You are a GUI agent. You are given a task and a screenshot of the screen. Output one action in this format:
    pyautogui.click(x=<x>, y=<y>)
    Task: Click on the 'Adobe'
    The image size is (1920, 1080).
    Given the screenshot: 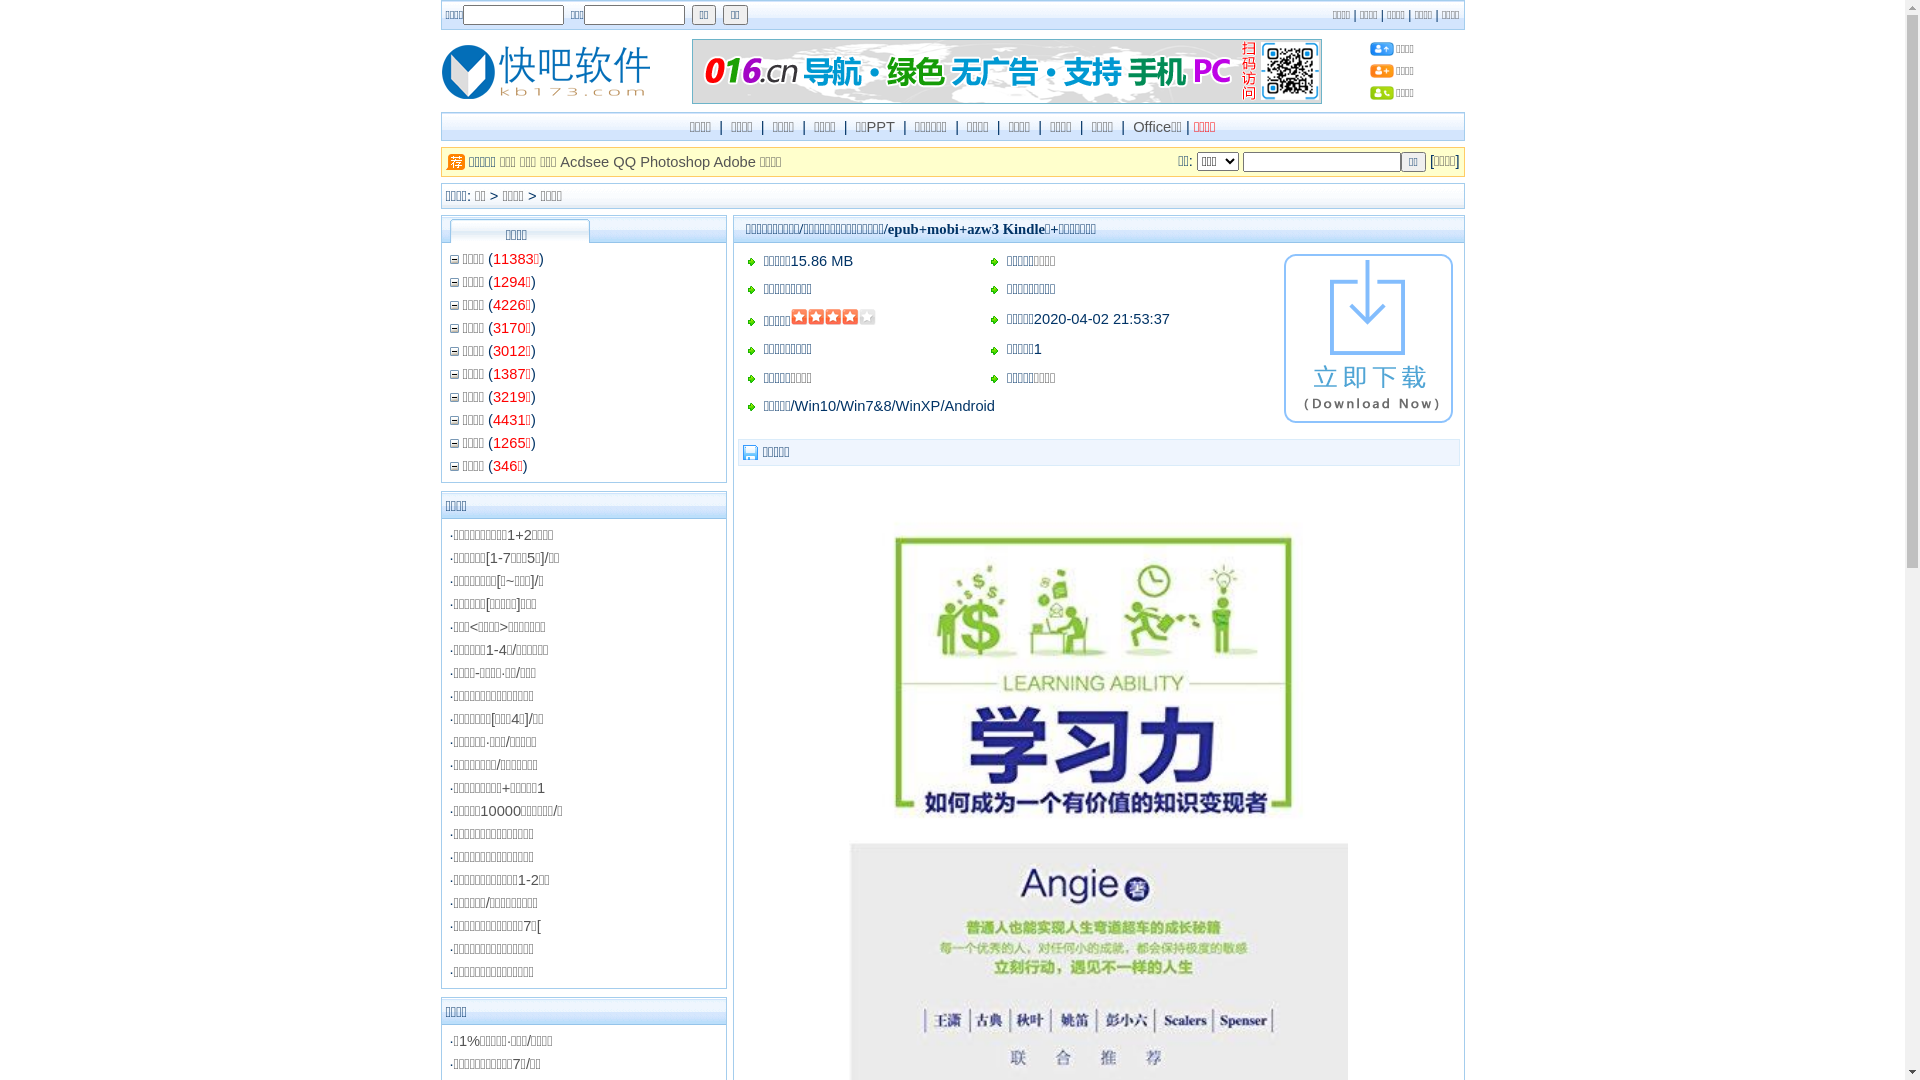 What is the action you would take?
    pyautogui.click(x=733, y=161)
    